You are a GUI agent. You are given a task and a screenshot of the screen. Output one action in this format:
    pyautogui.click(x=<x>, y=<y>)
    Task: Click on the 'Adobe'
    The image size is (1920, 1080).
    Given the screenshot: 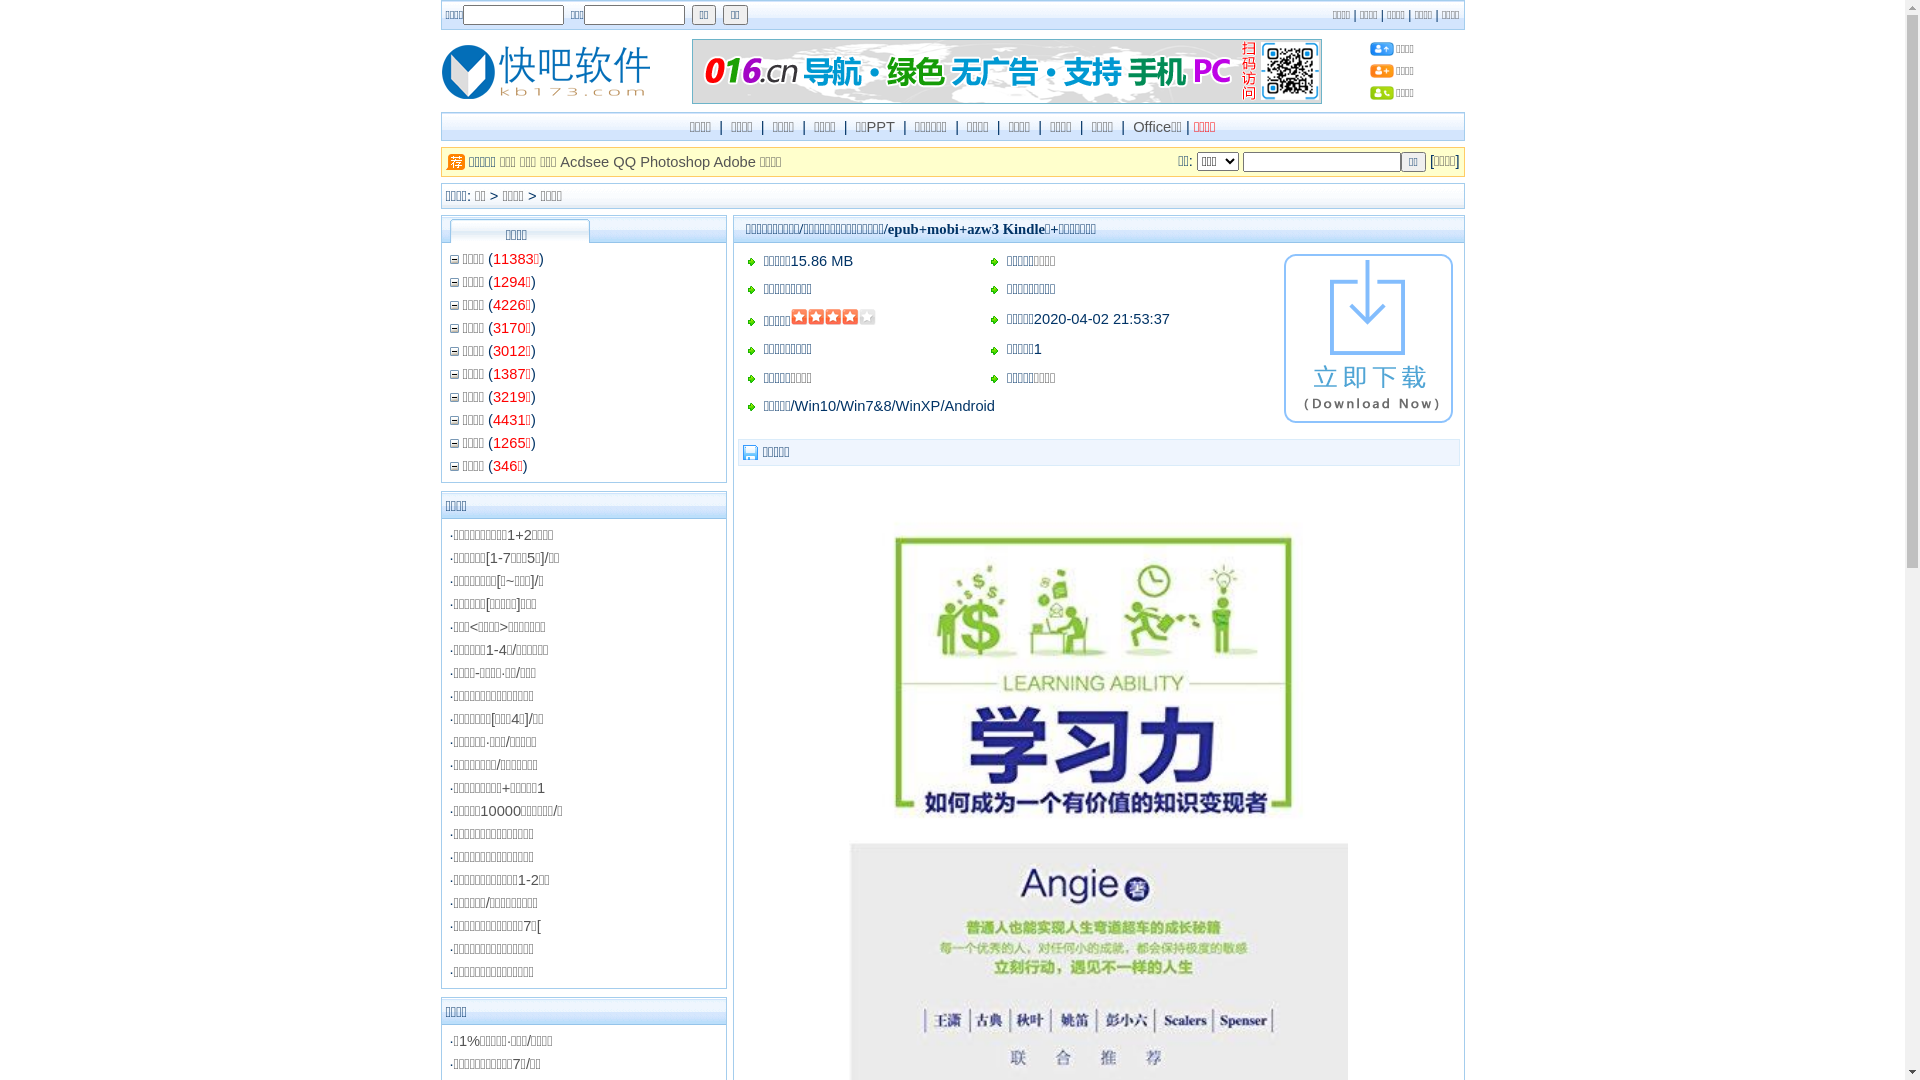 What is the action you would take?
    pyautogui.click(x=733, y=161)
    